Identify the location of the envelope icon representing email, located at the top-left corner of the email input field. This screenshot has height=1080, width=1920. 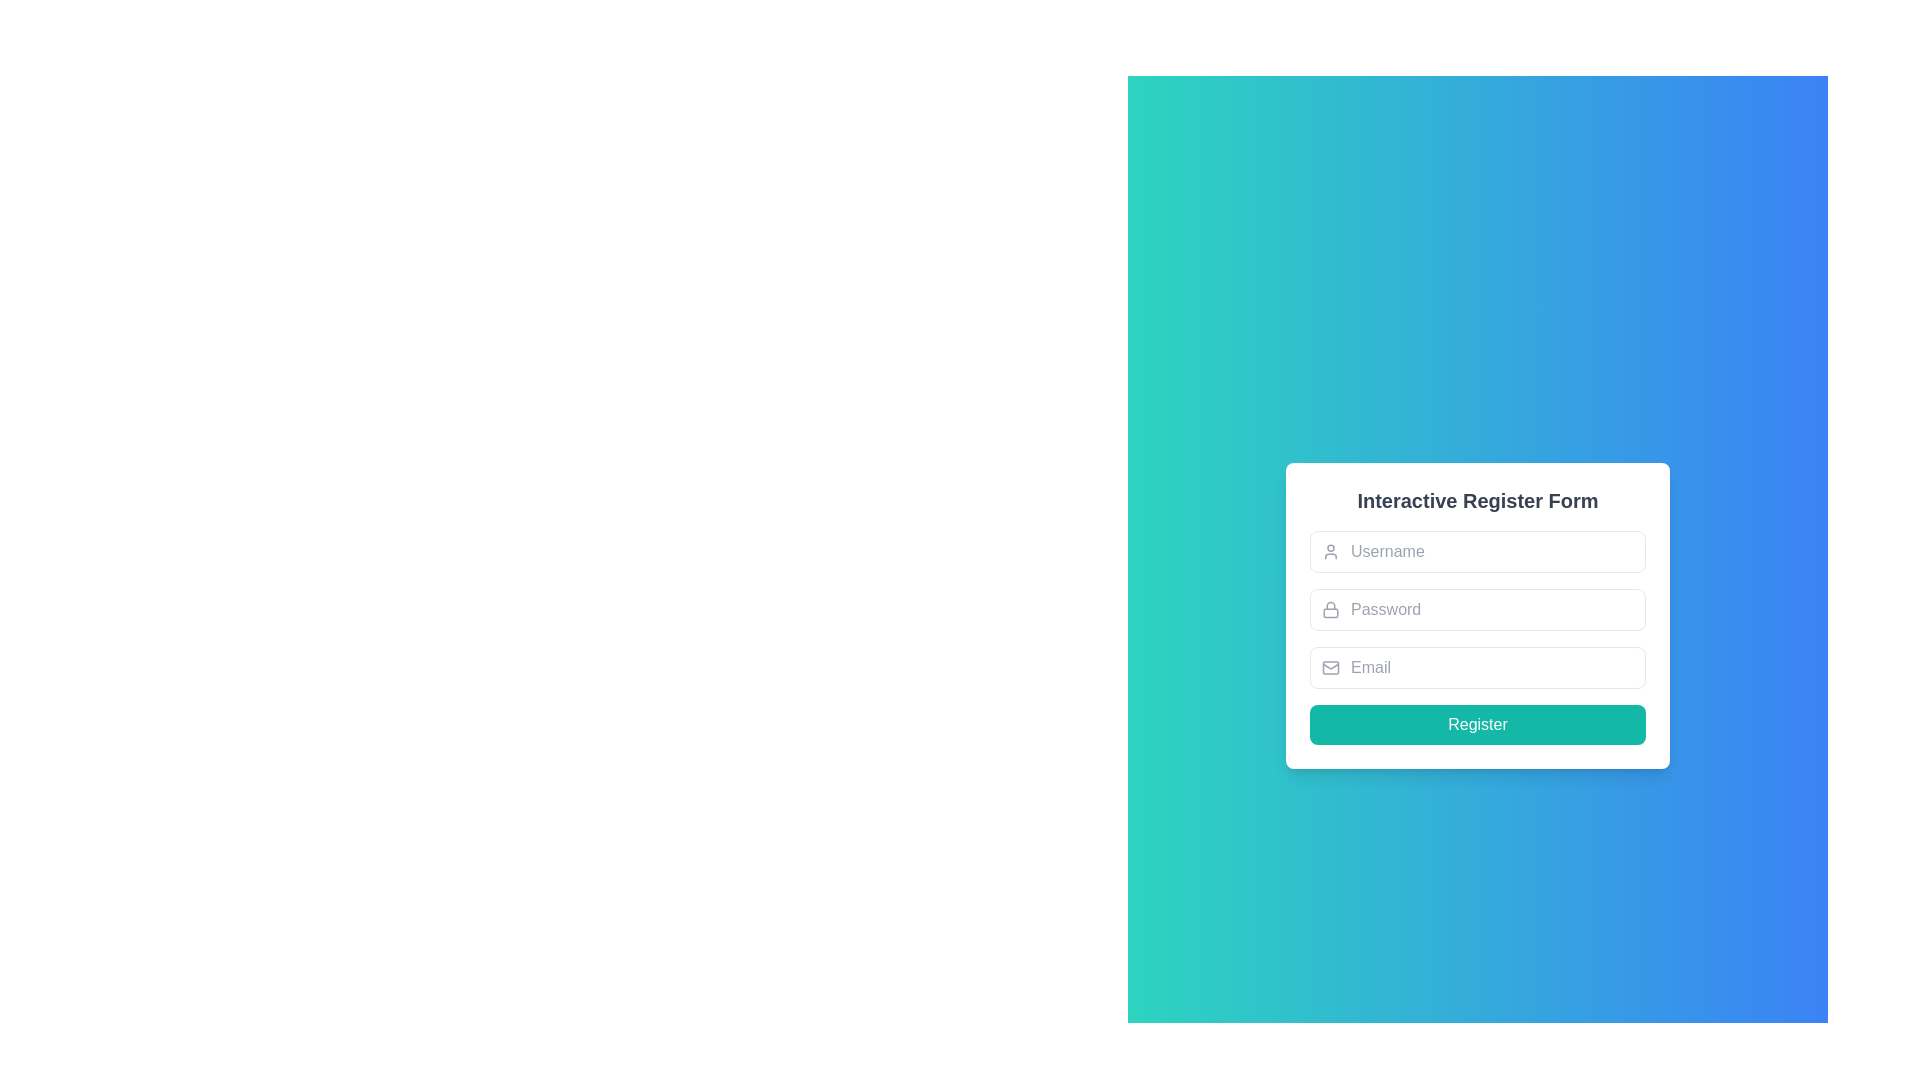
(1330, 667).